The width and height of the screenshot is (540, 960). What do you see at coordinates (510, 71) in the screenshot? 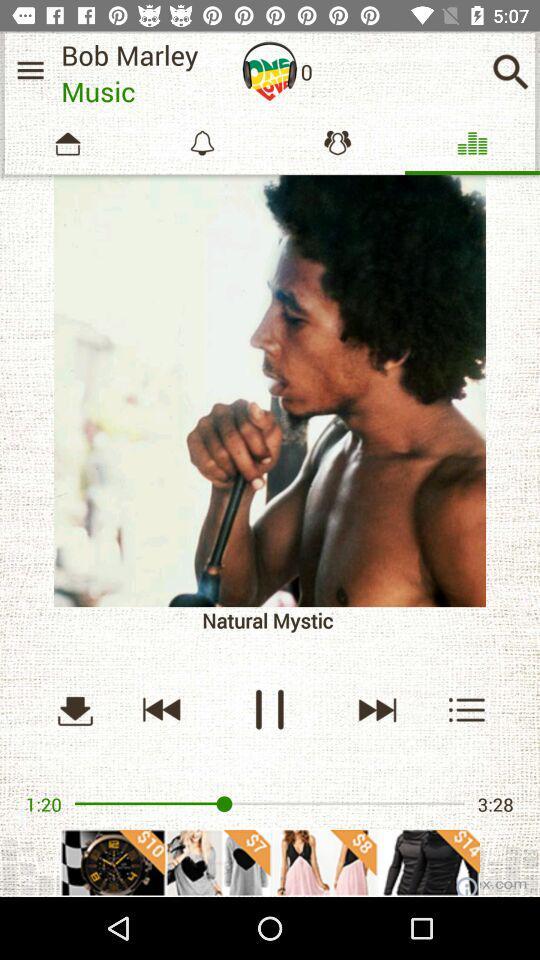
I see `search` at bounding box center [510, 71].